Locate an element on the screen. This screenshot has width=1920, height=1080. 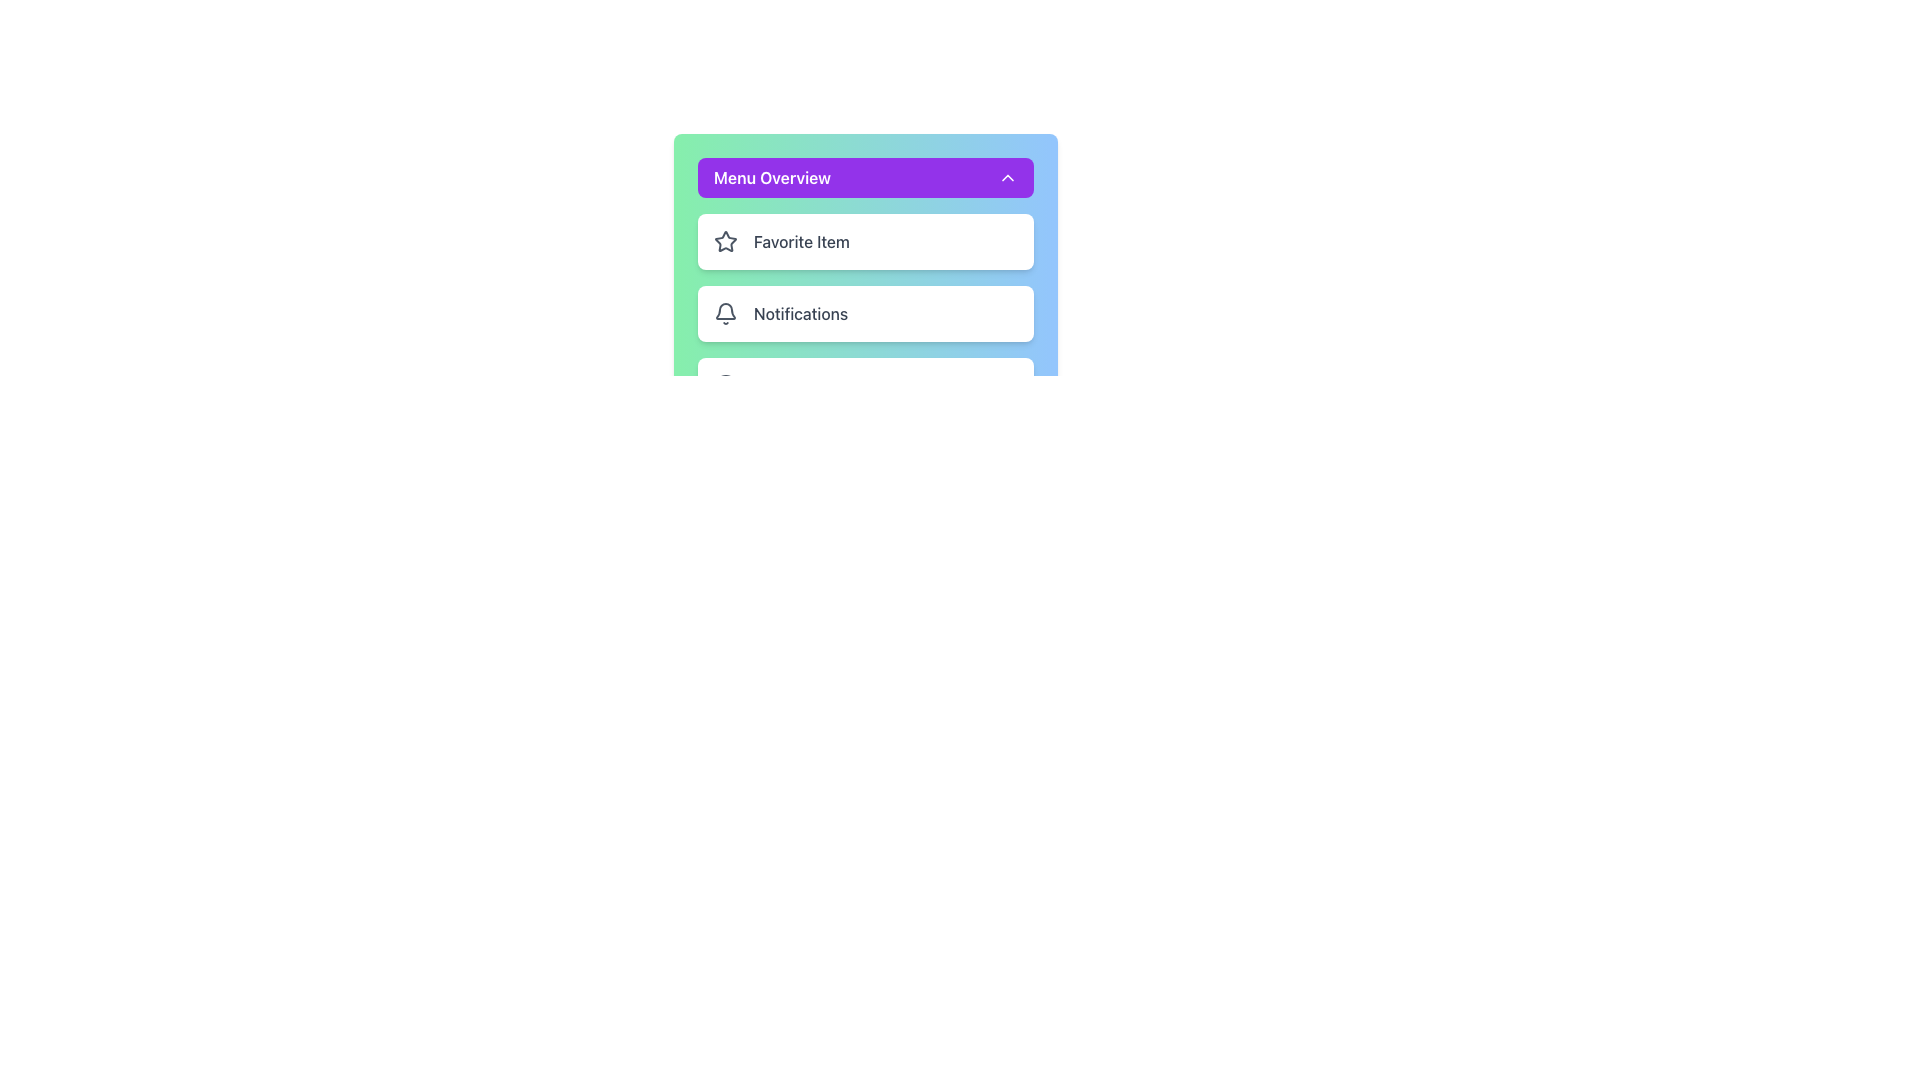
the 'Favorite Item' icon located to the left of the text label in the 'Menu Overview' options menu is located at coordinates (724, 240).